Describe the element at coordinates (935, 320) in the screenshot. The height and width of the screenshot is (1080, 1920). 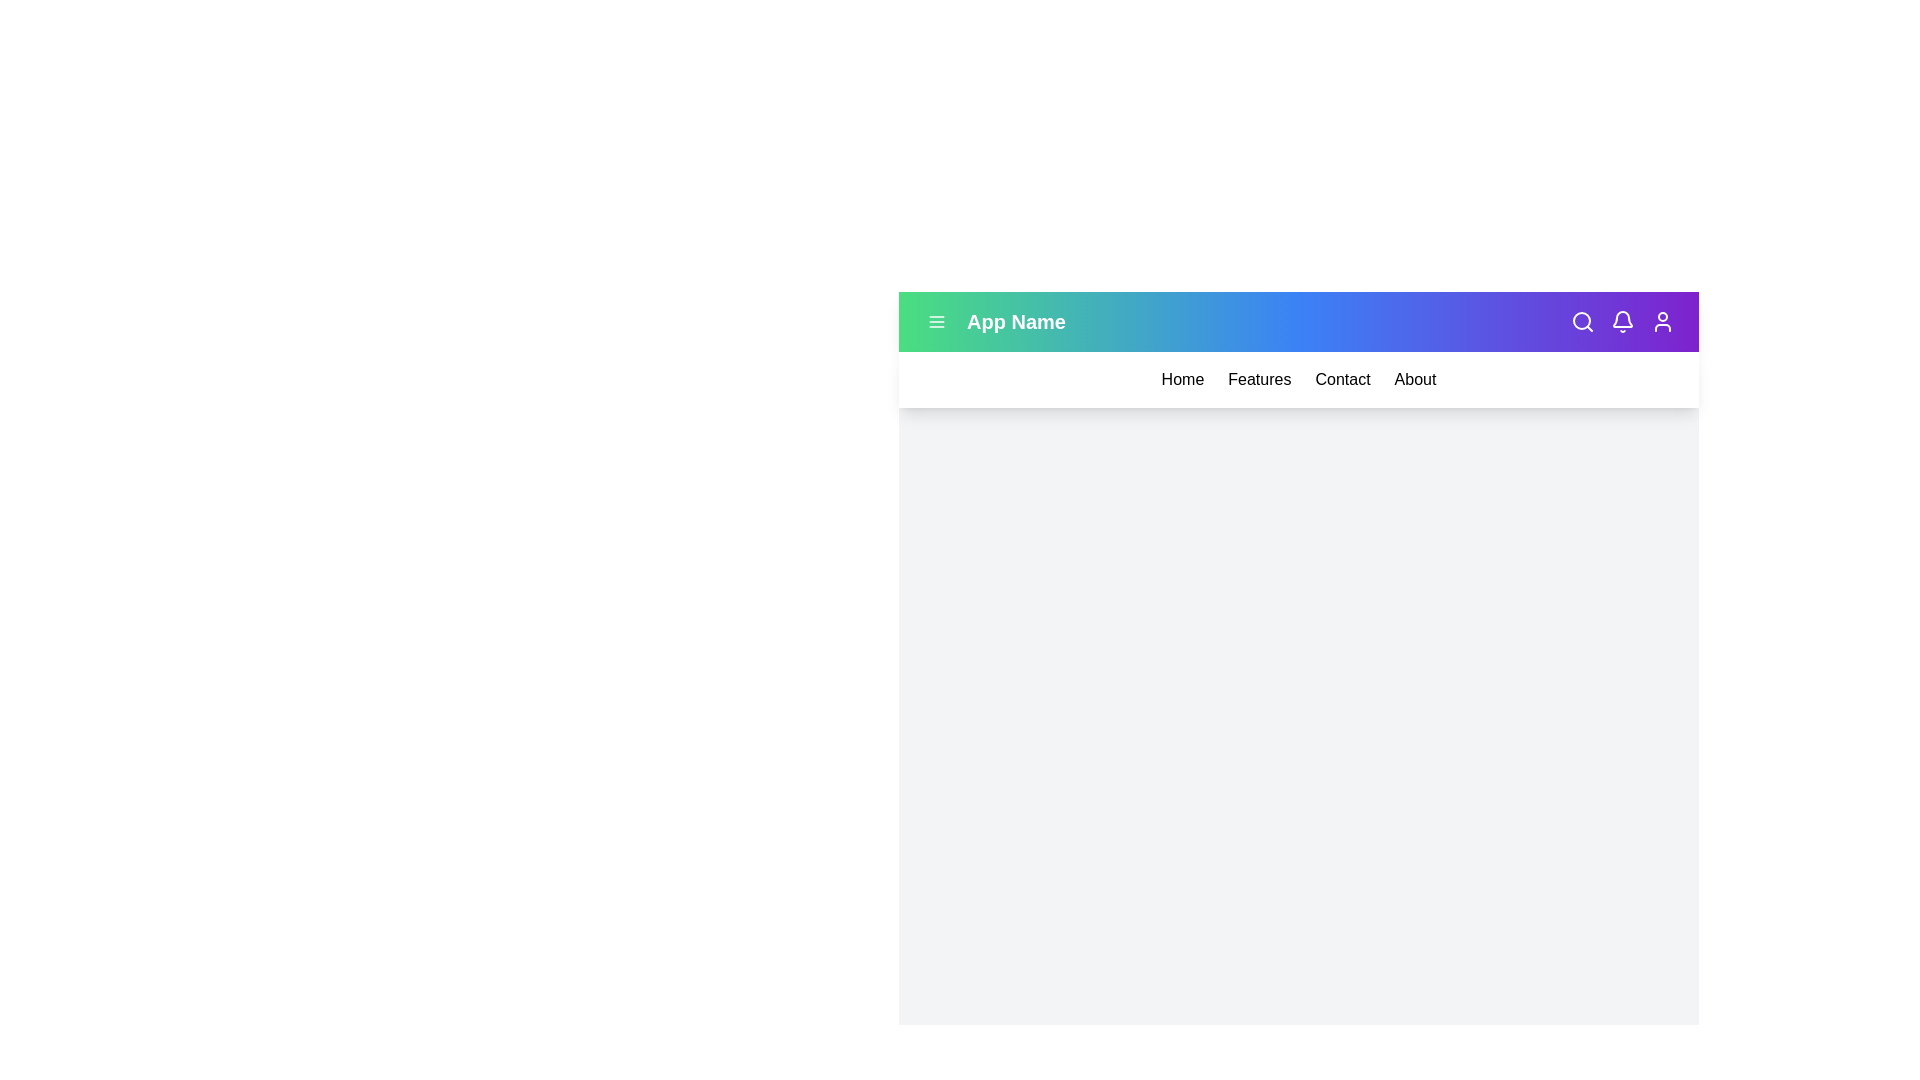
I see `the menu icon to toggle the sidebar` at that location.